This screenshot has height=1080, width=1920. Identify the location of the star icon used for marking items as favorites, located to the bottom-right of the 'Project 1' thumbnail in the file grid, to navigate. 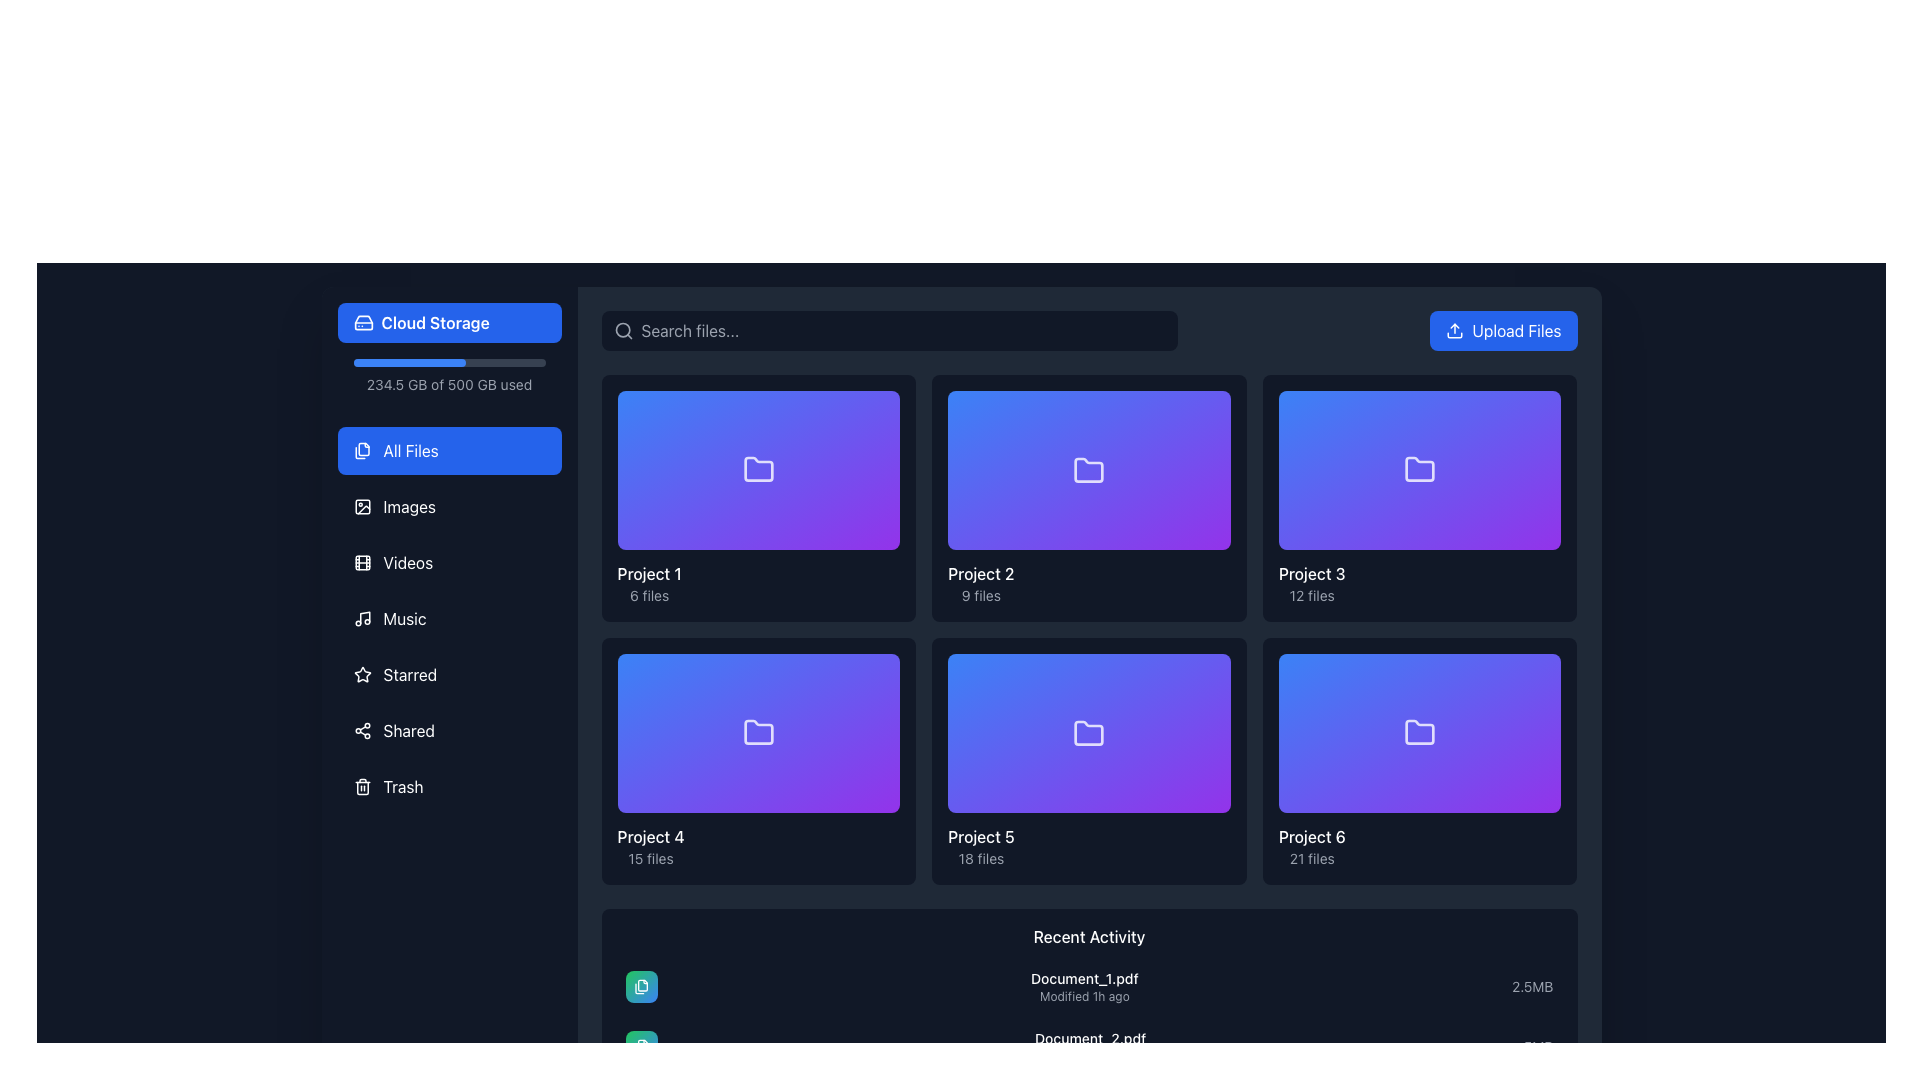
(883, 583).